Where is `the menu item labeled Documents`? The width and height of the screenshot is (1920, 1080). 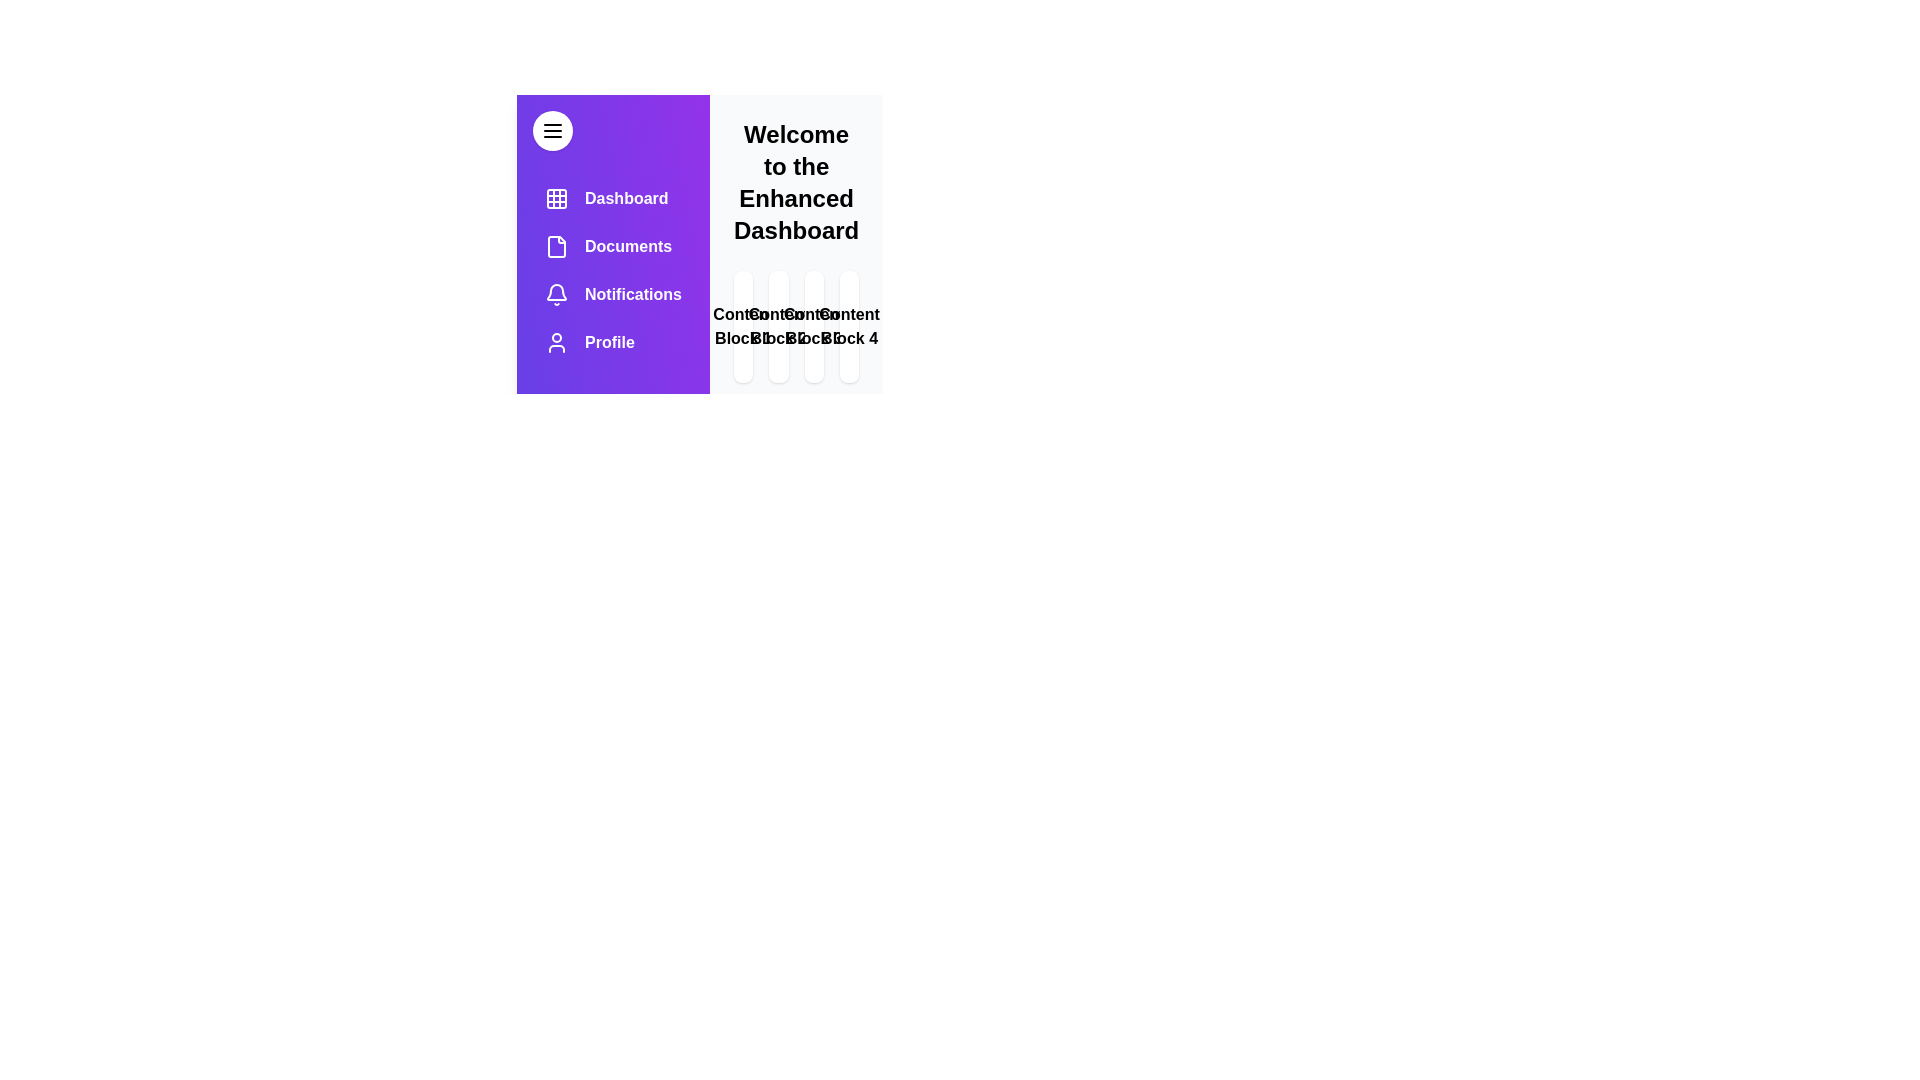
the menu item labeled Documents is located at coordinates (612, 245).